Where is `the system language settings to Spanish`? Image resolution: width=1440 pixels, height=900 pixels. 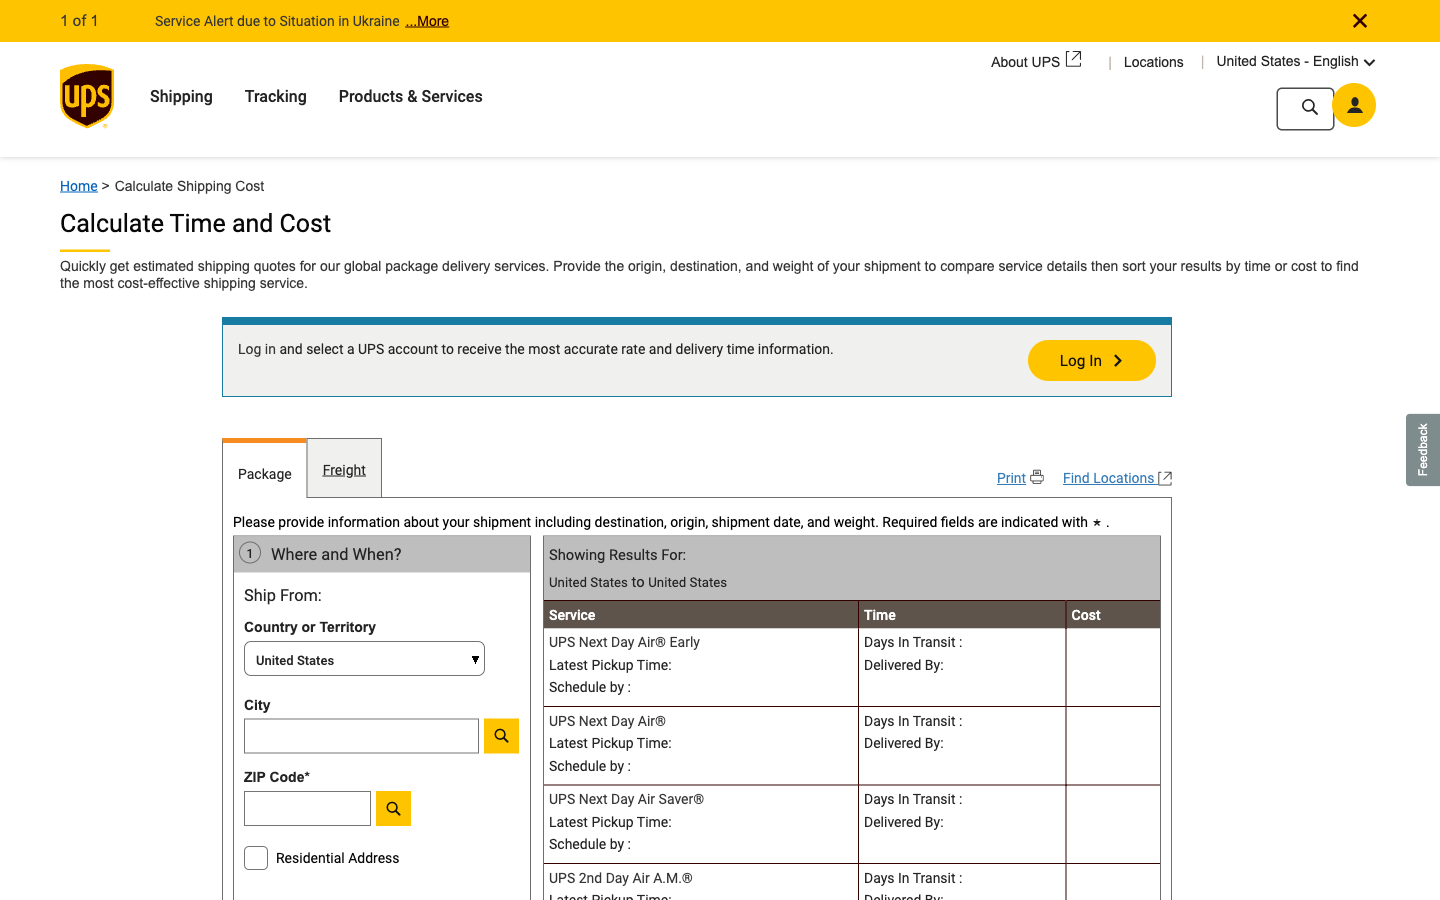
the system language settings to Spanish is located at coordinates (1358, 59).